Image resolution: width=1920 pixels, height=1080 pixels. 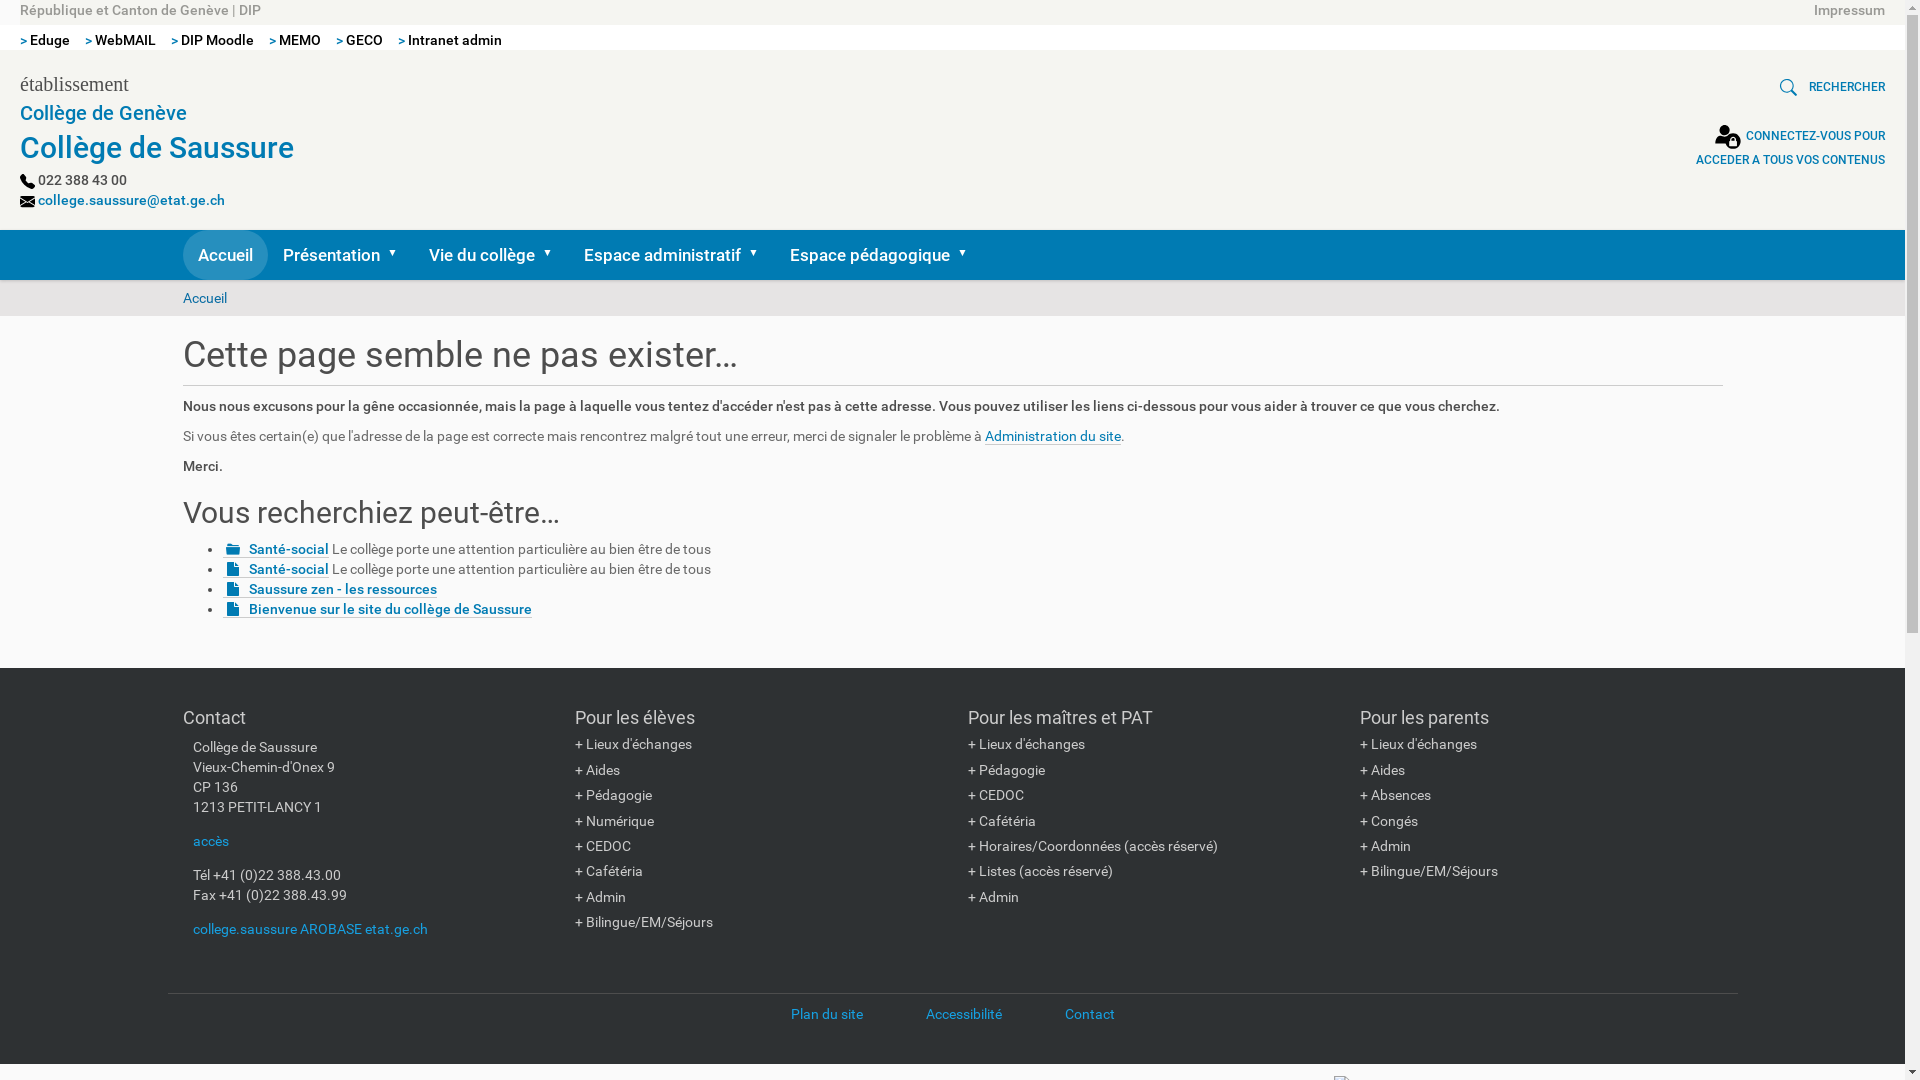 What do you see at coordinates (1814, 10) in the screenshot?
I see `'Impressum'` at bounding box center [1814, 10].